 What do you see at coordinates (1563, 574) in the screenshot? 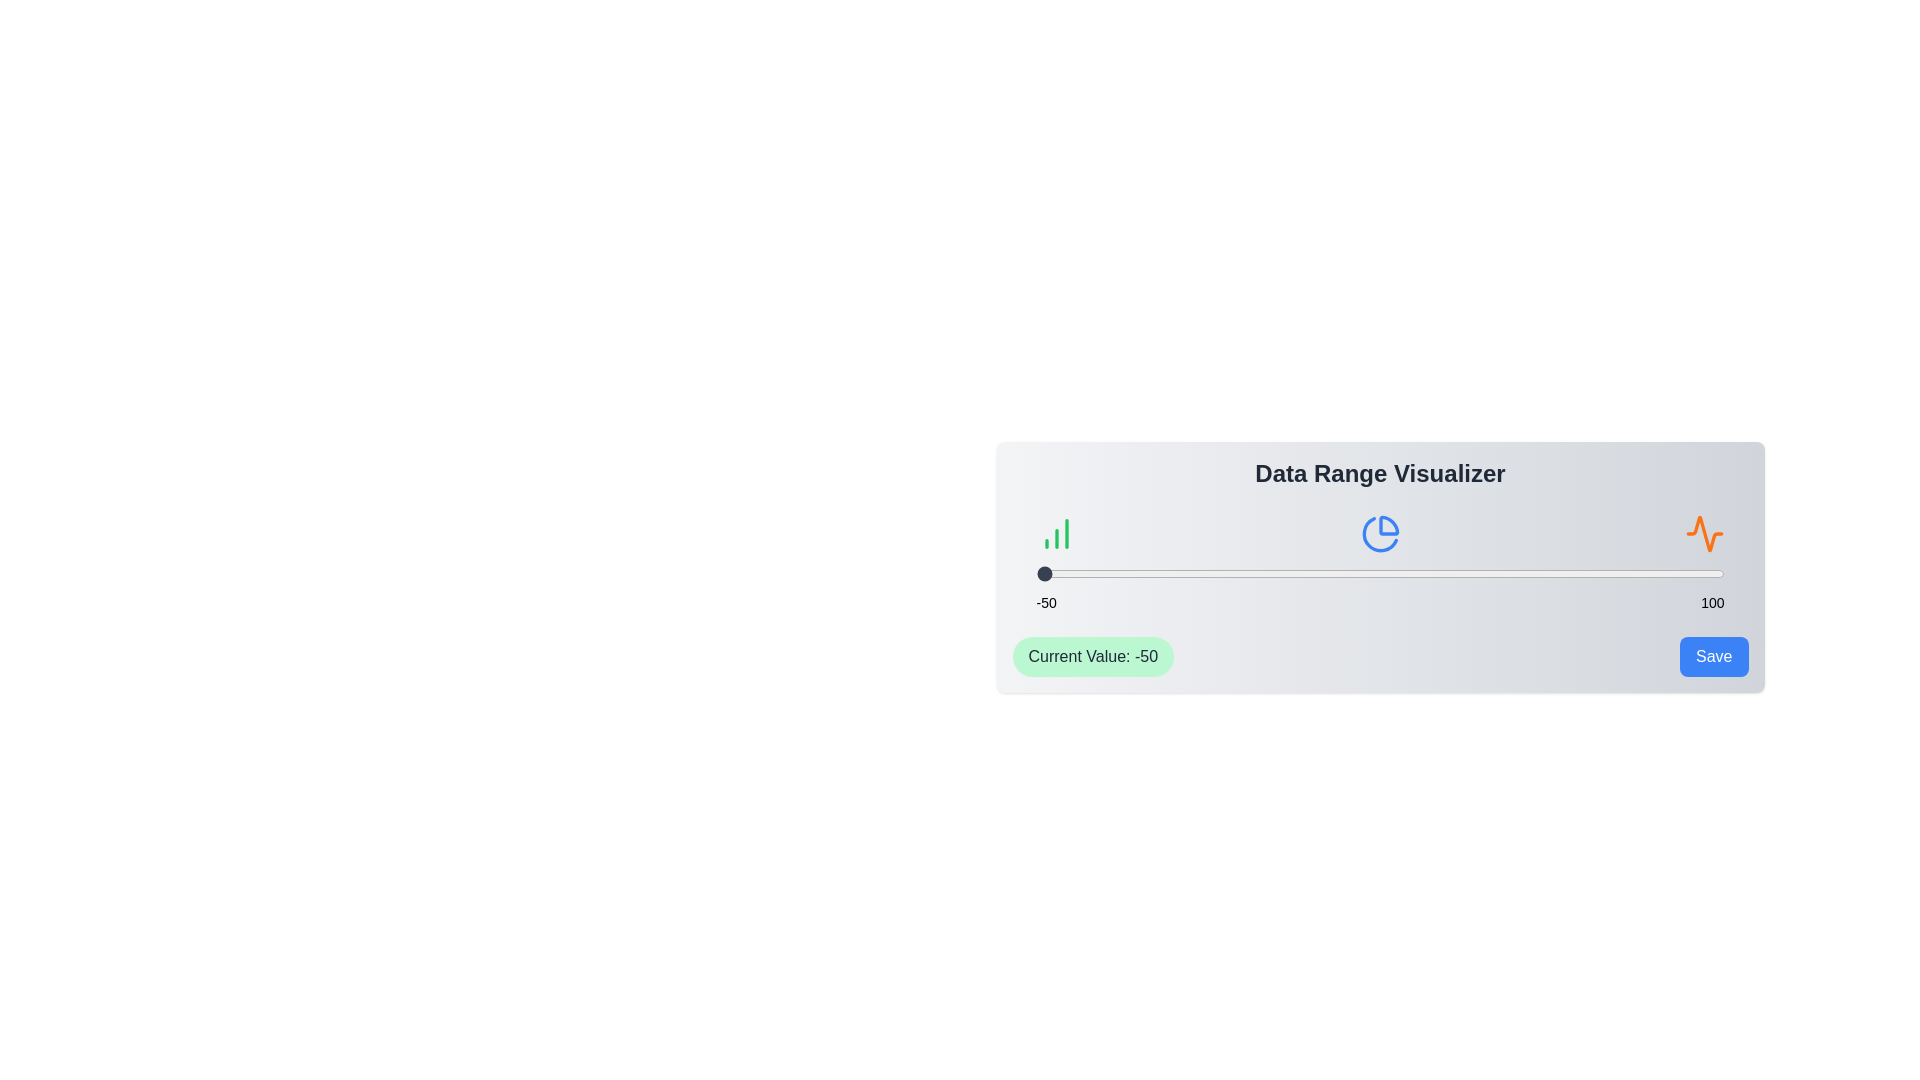
I see `the slider to set the value to 65` at bounding box center [1563, 574].